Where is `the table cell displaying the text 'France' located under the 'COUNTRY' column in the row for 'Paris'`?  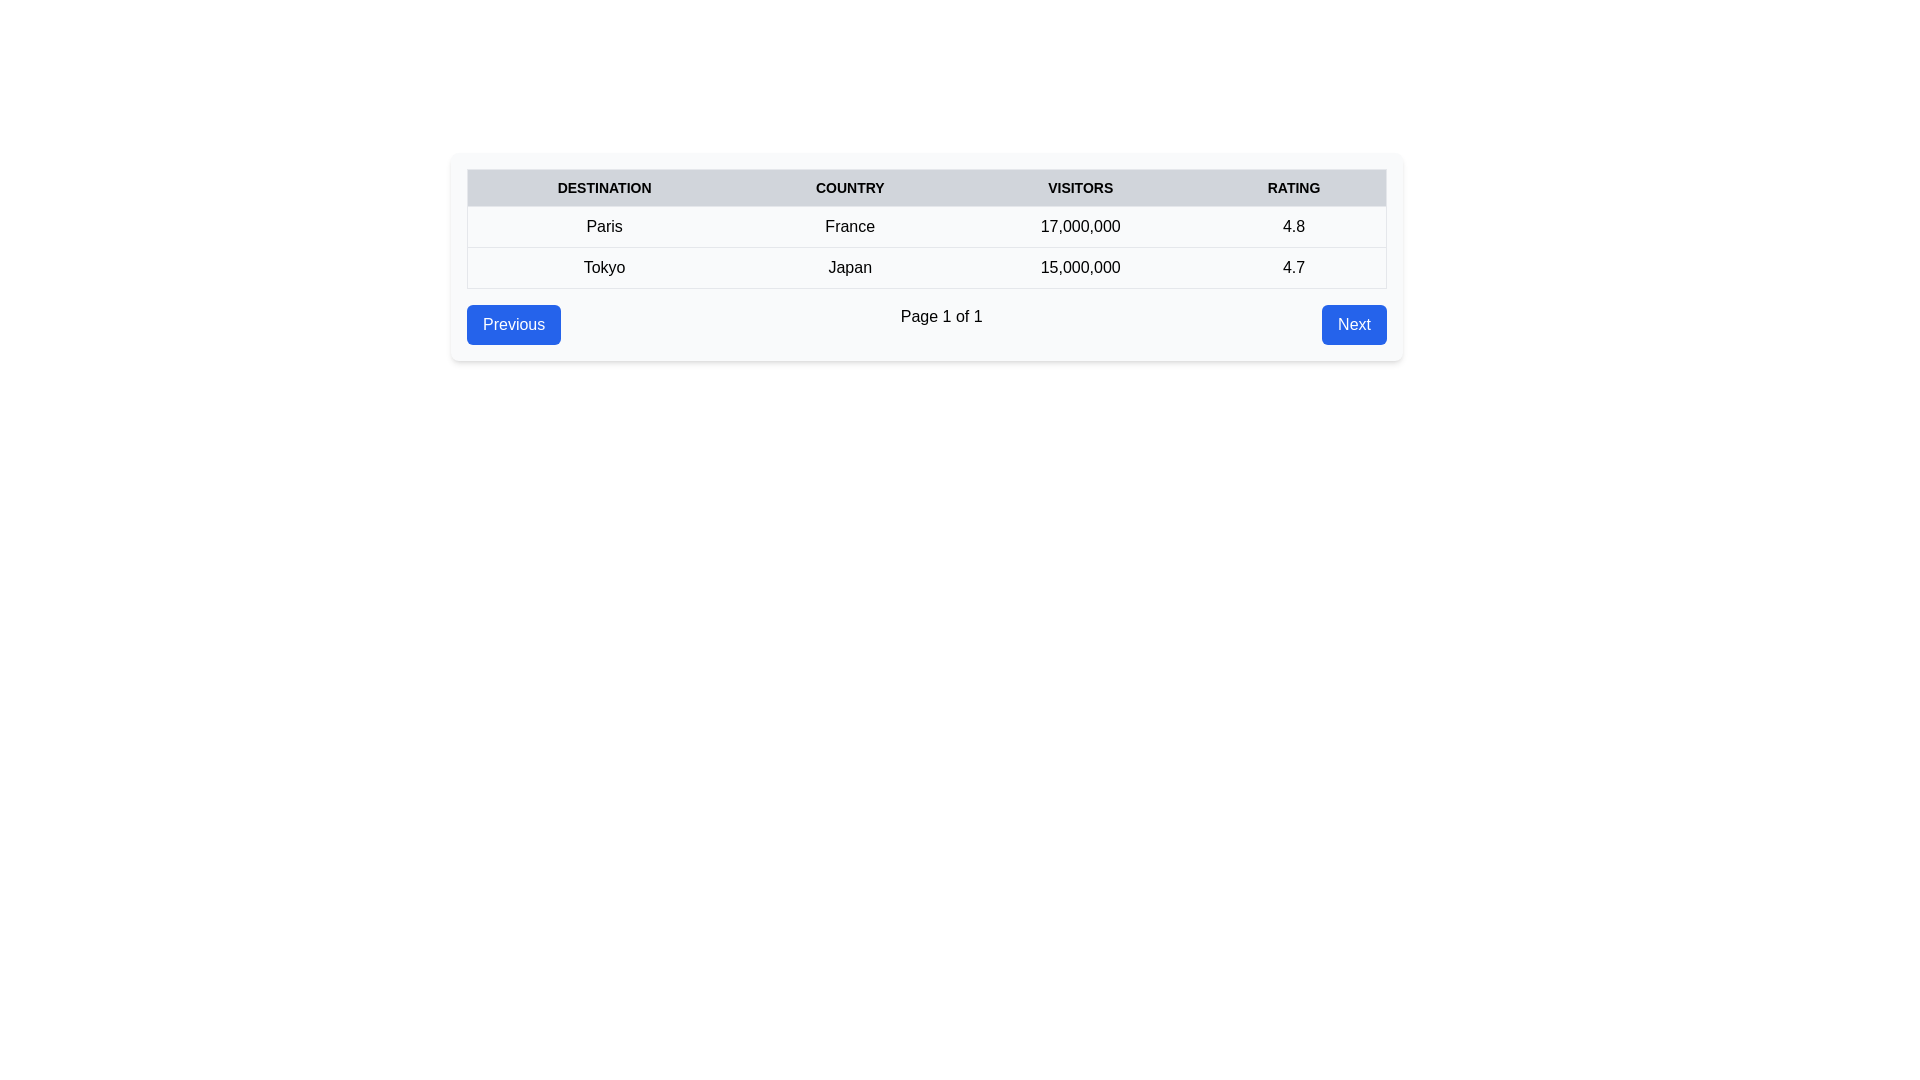 the table cell displaying the text 'France' located under the 'COUNTRY' column in the row for 'Paris' is located at coordinates (850, 226).